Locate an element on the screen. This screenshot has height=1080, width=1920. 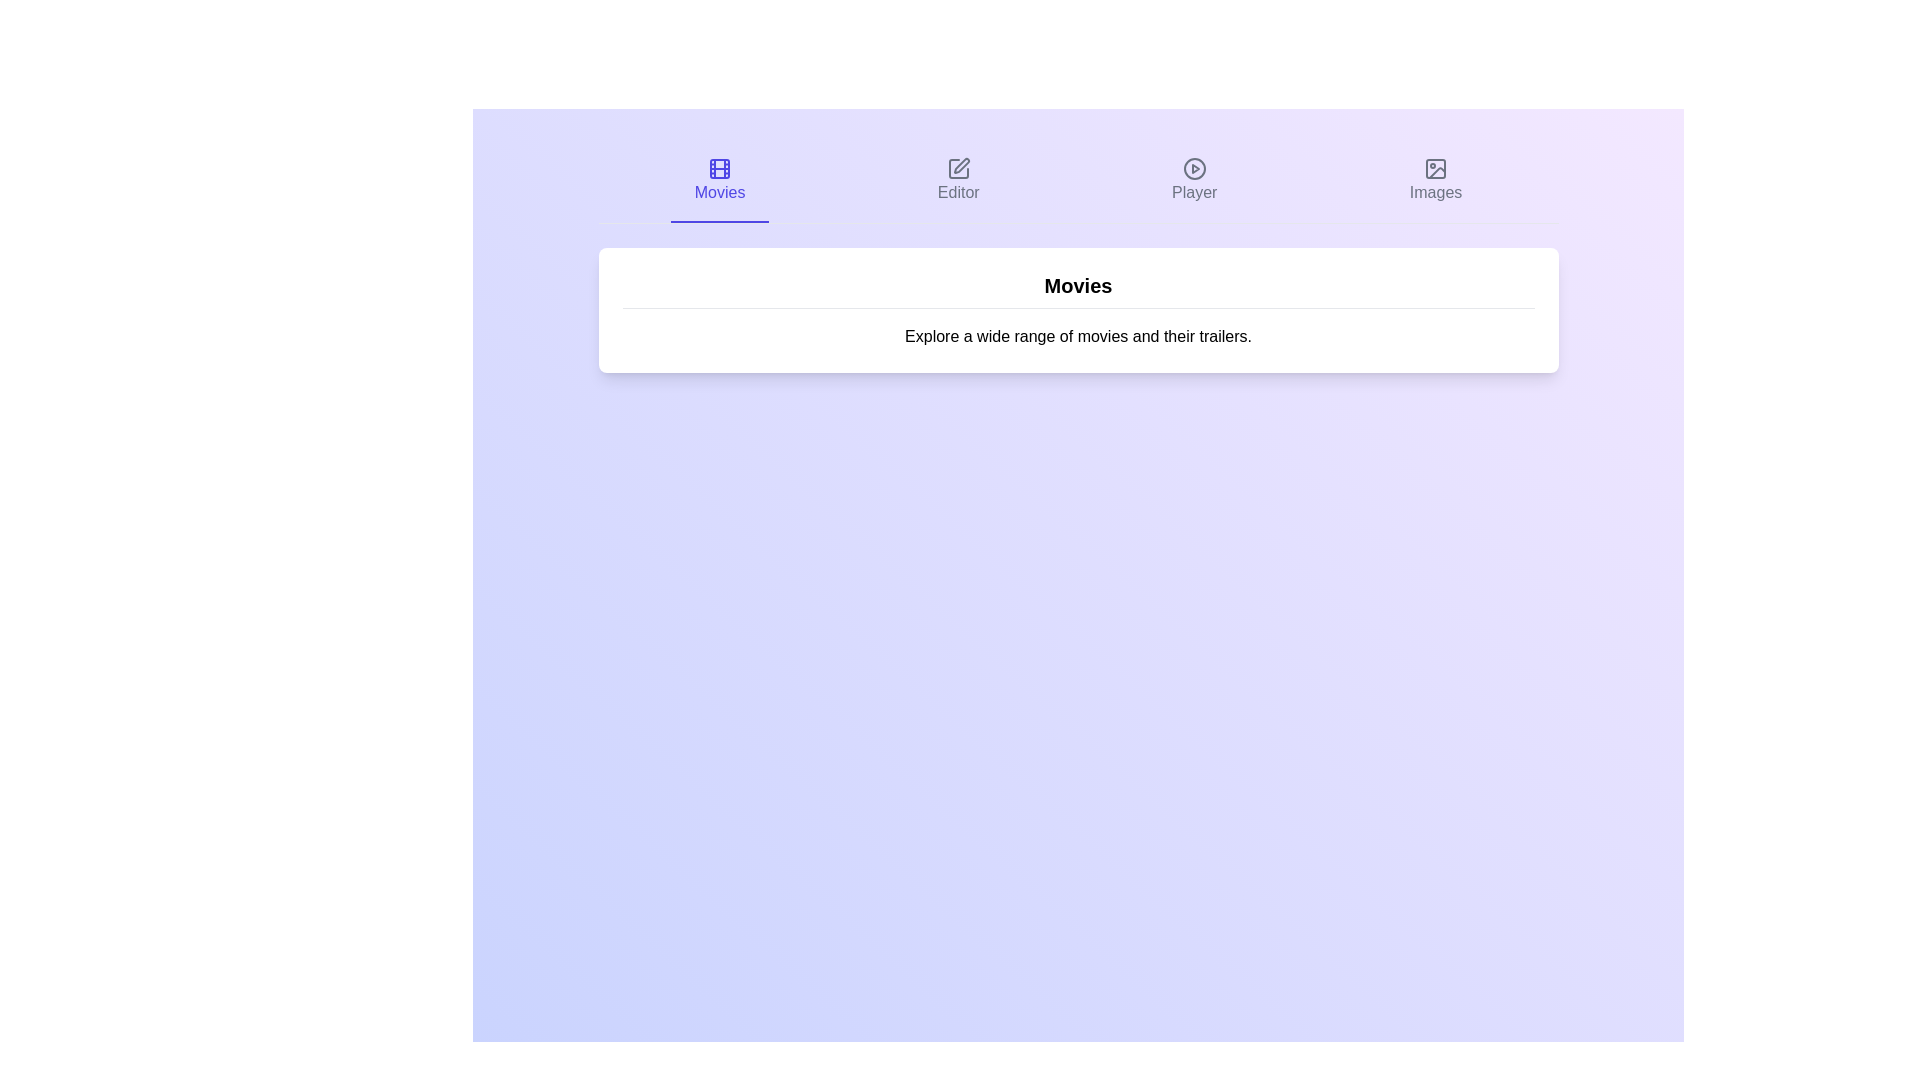
the Editor tab by clicking on it is located at coordinates (957, 181).